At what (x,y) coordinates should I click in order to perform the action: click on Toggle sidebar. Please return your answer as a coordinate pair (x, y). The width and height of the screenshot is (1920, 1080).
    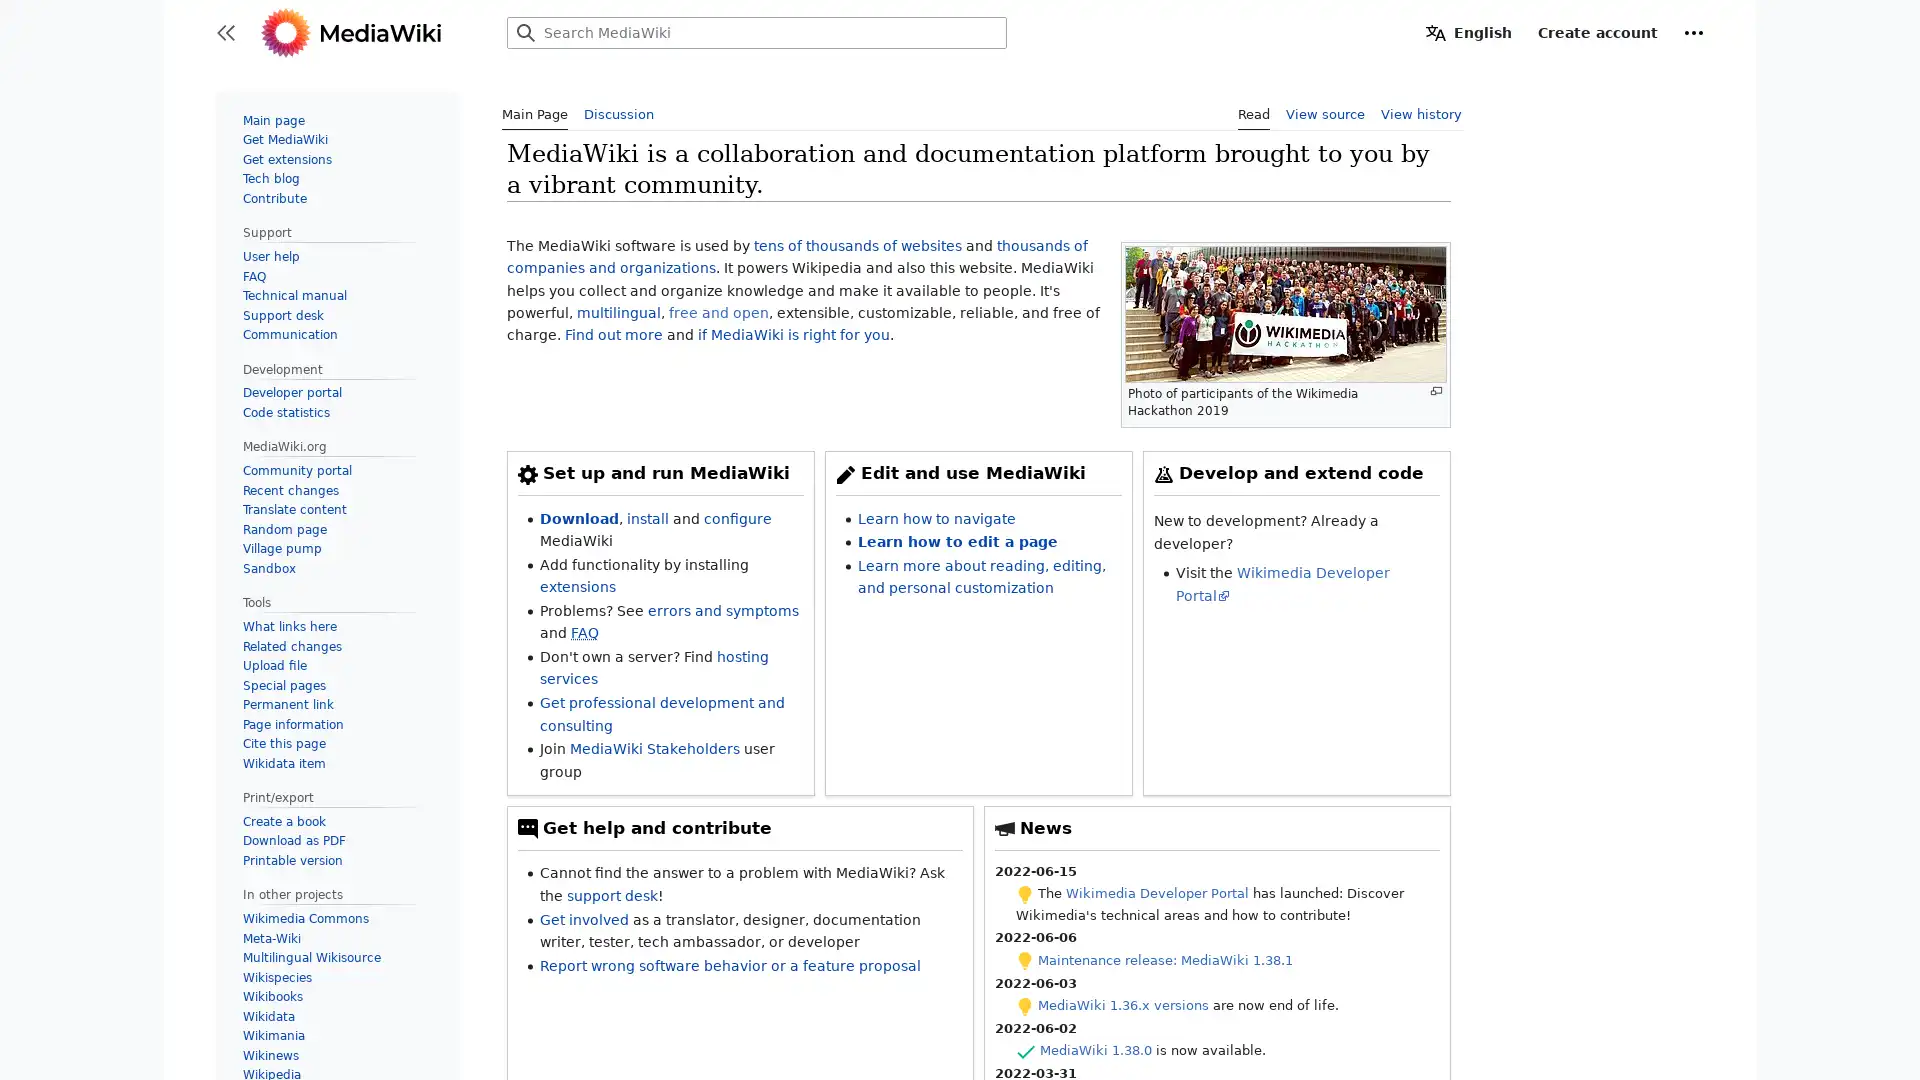
    Looking at the image, I should click on (225, 33).